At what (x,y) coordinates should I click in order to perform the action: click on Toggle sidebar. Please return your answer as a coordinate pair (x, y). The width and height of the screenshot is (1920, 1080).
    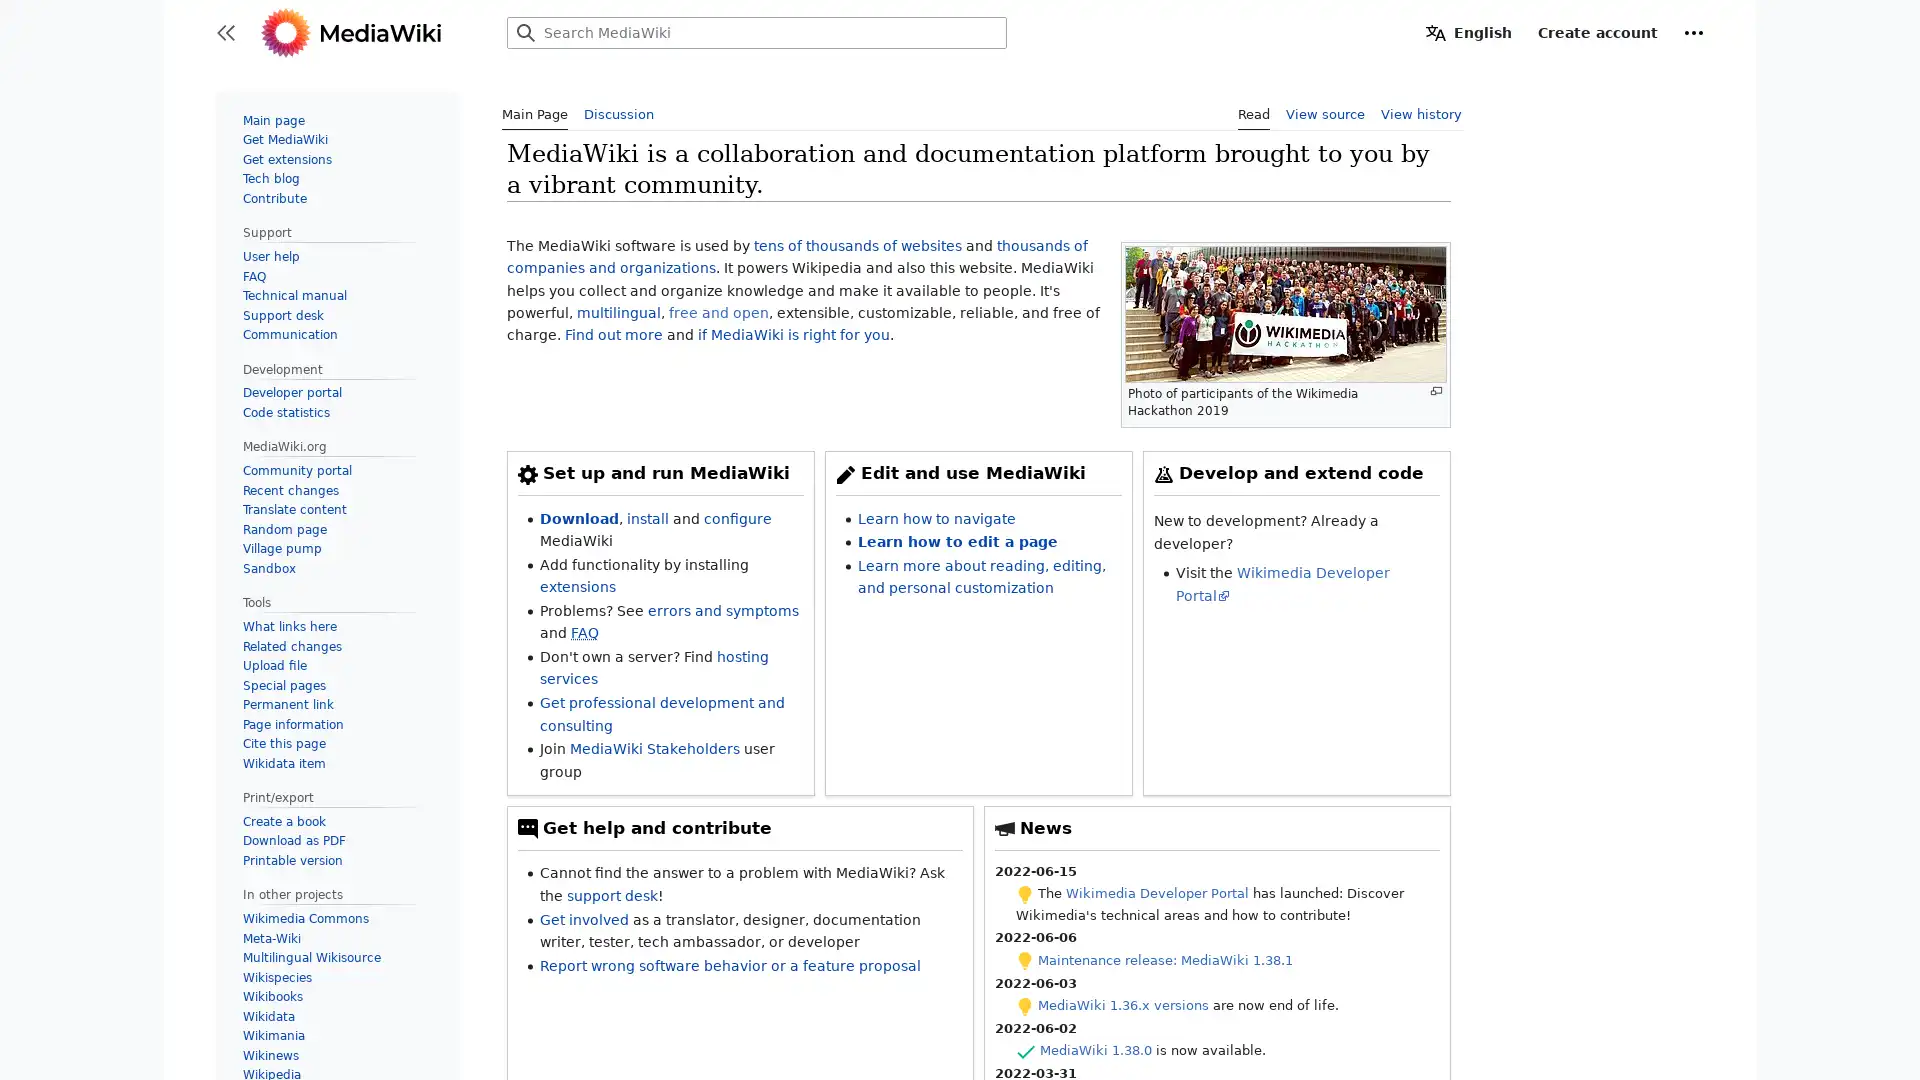
    Looking at the image, I should click on (225, 33).